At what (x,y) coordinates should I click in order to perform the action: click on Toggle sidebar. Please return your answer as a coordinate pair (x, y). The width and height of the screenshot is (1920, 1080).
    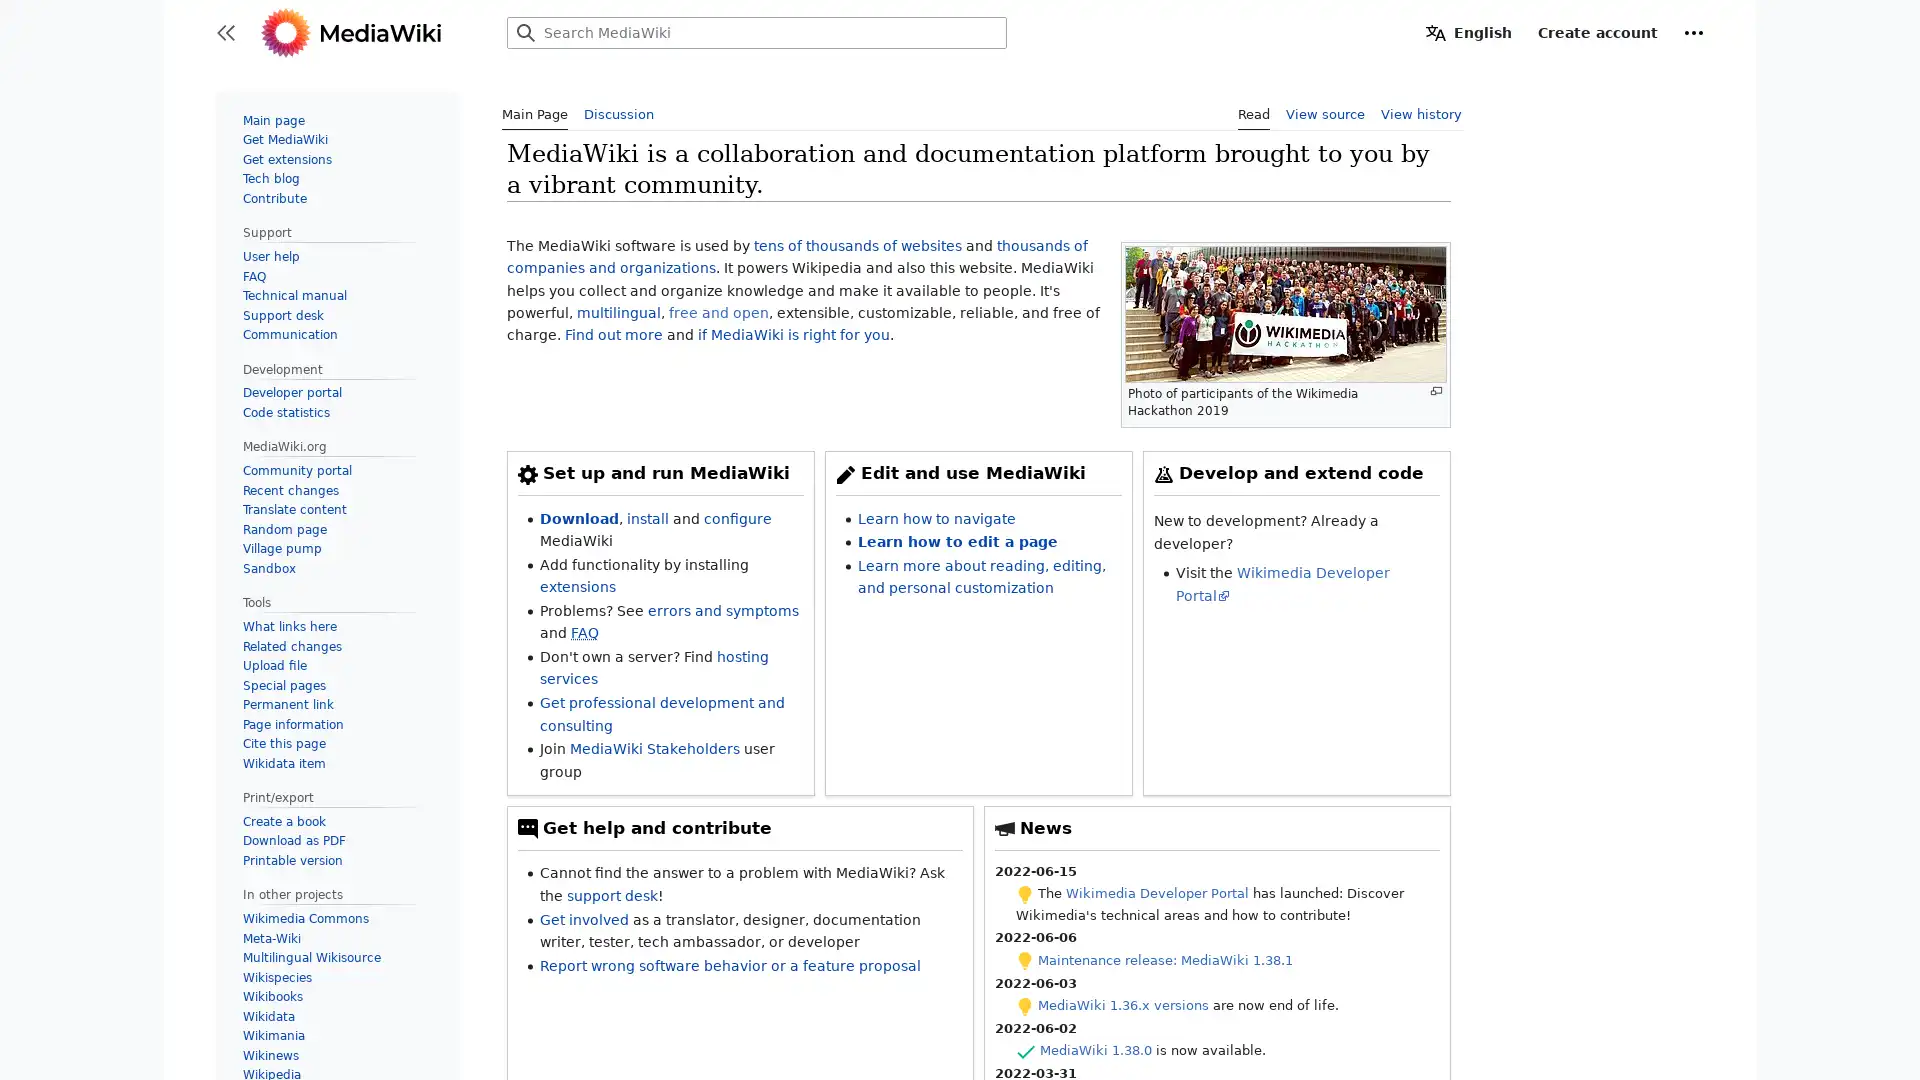
    Looking at the image, I should click on (225, 33).